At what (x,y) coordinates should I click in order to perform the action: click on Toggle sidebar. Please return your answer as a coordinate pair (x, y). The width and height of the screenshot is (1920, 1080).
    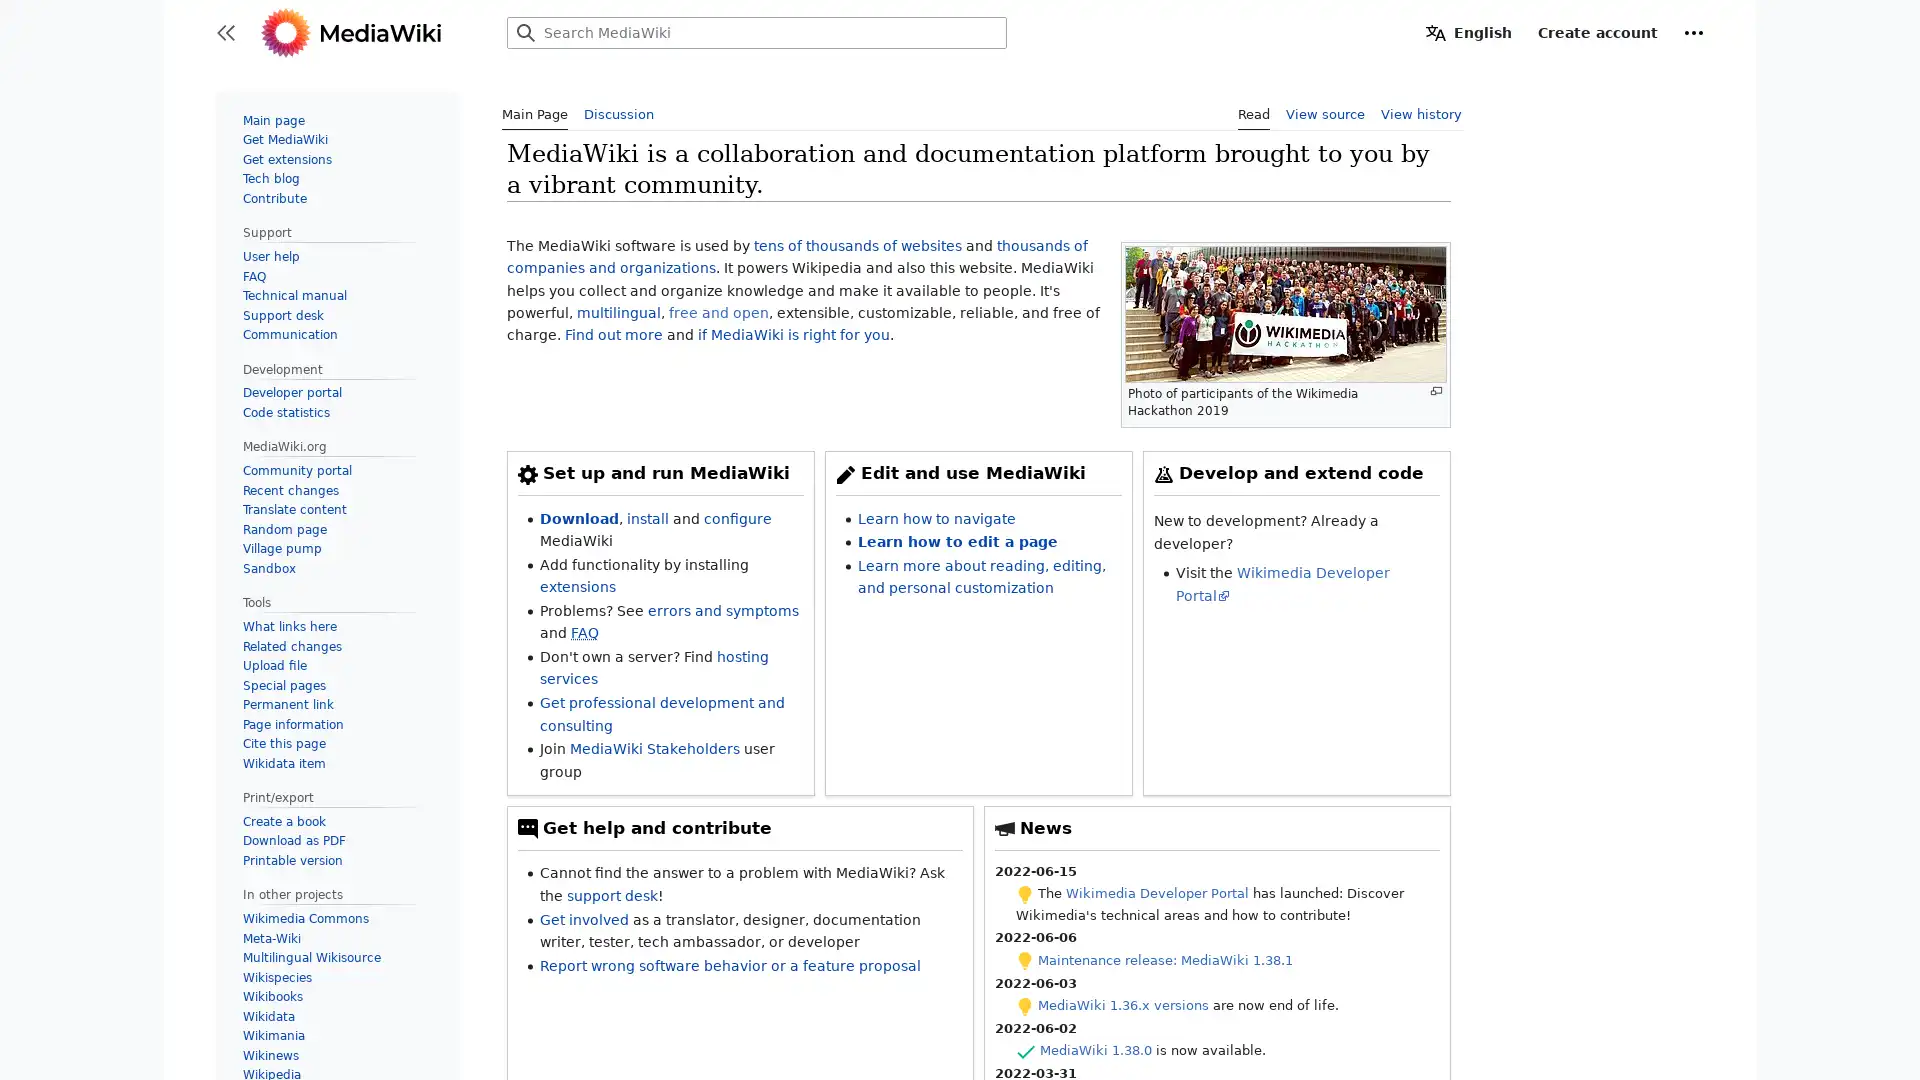
    Looking at the image, I should click on (225, 33).